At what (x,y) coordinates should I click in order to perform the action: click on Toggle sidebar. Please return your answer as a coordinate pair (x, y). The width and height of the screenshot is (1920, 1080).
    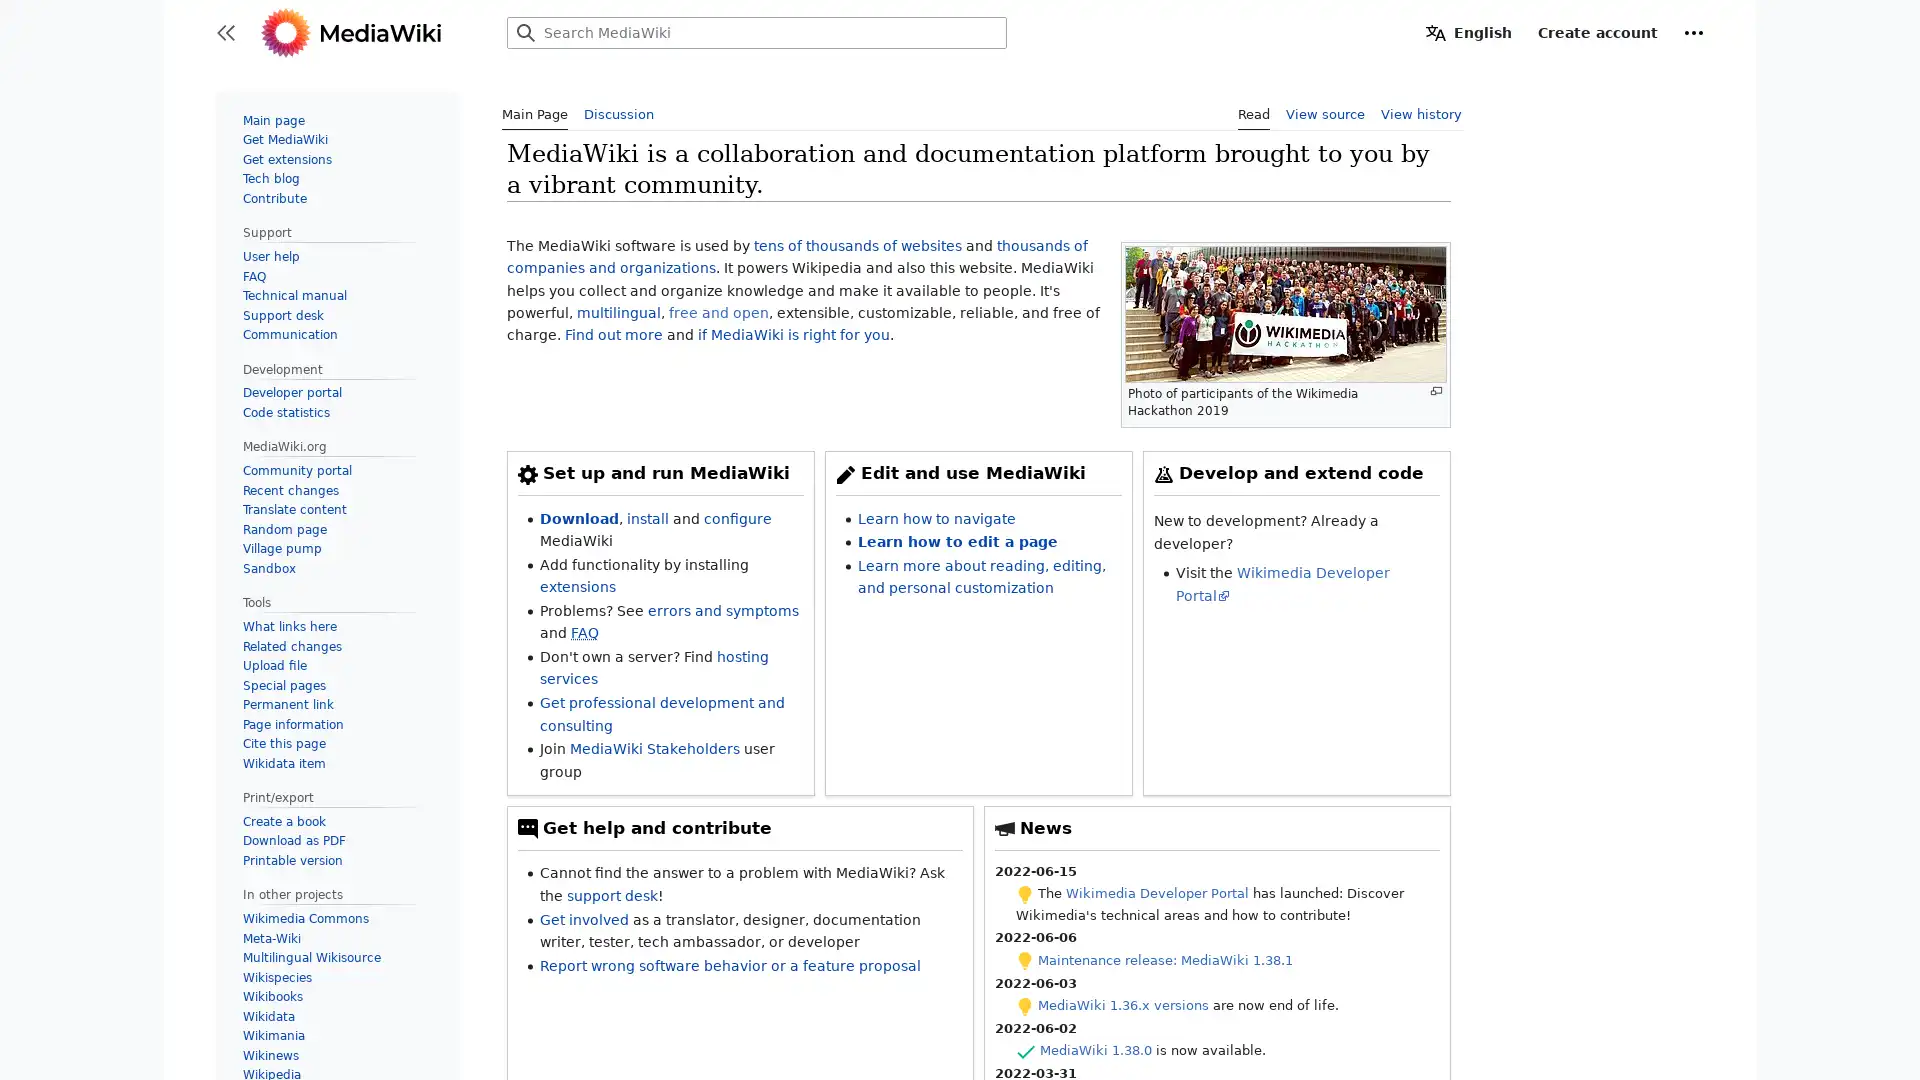
    Looking at the image, I should click on (225, 33).